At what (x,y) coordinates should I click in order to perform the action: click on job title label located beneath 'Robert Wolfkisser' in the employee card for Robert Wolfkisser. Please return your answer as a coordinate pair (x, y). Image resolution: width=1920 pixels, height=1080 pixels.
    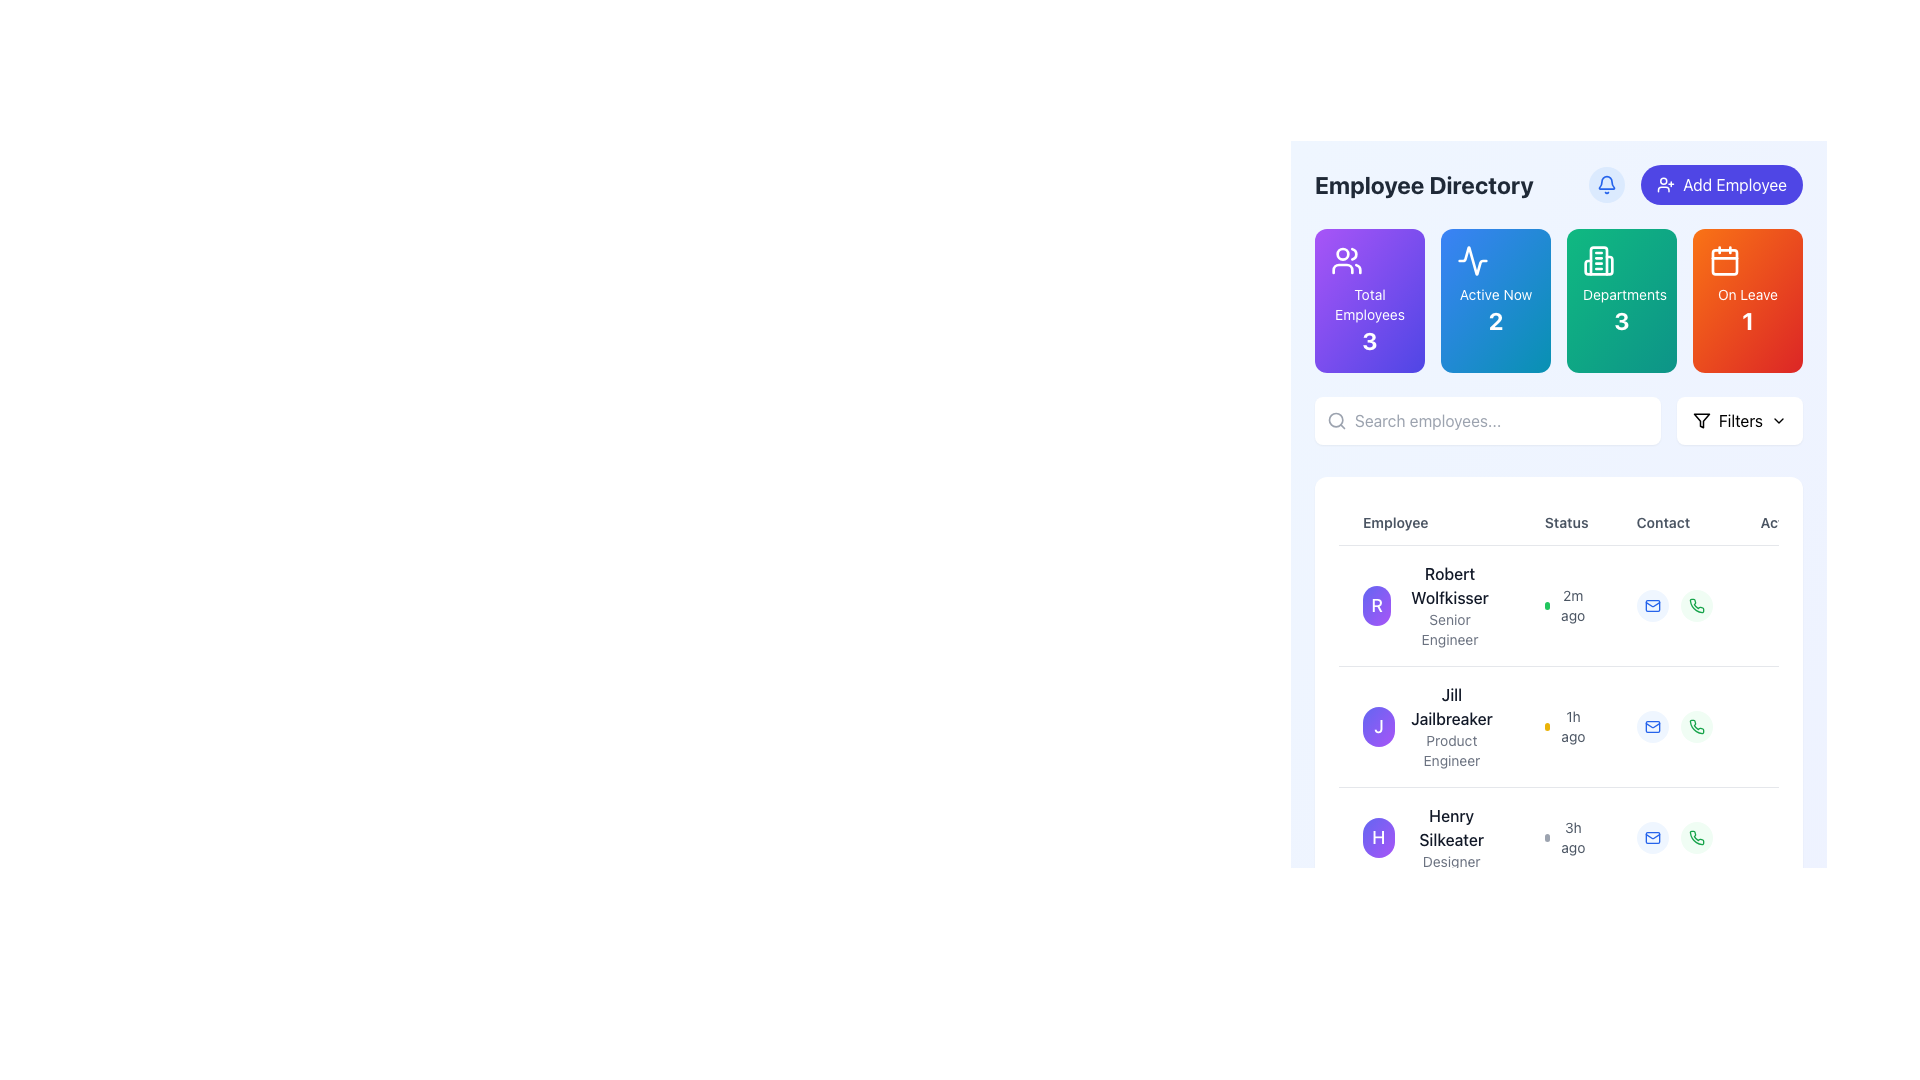
    Looking at the image, I should click on (1449, 628).